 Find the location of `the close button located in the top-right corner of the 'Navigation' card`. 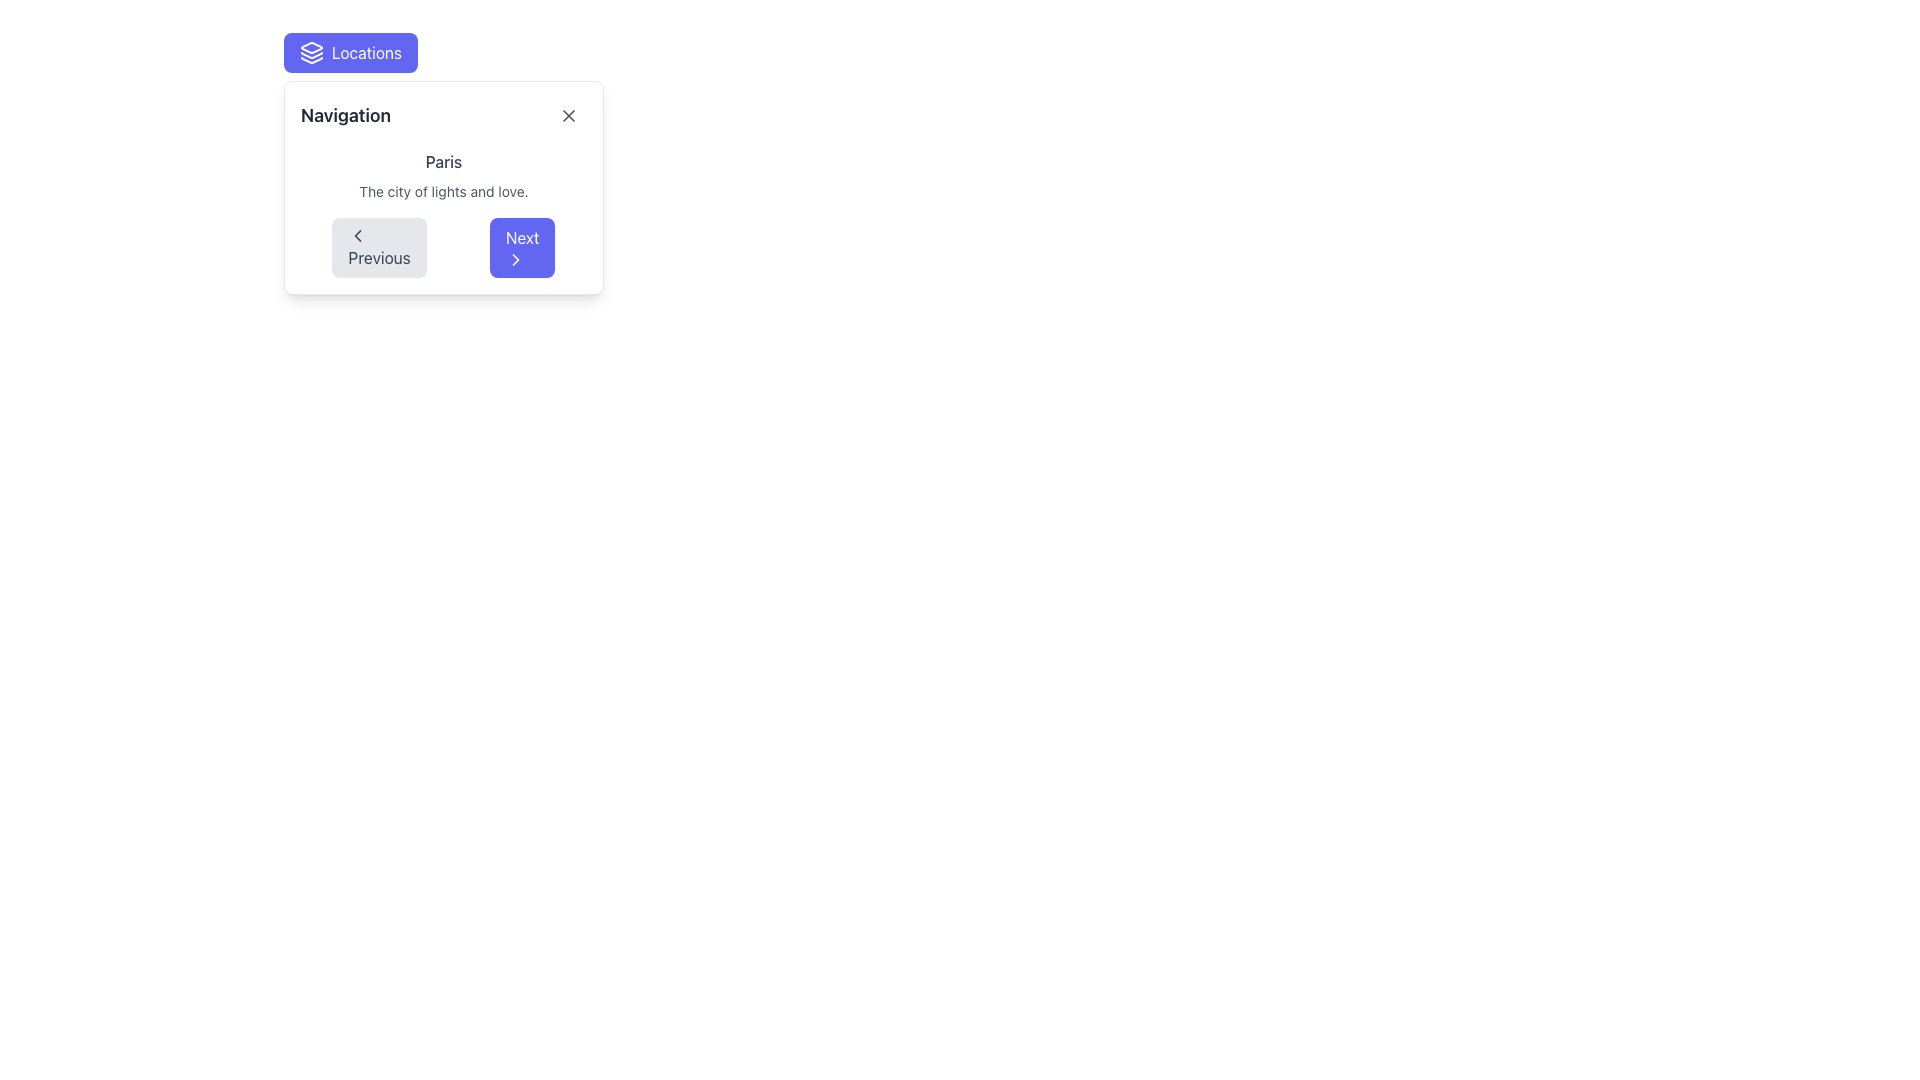

the close button located in the top-right corner of the 'Navigation' card is located at coordinates (567, 115).